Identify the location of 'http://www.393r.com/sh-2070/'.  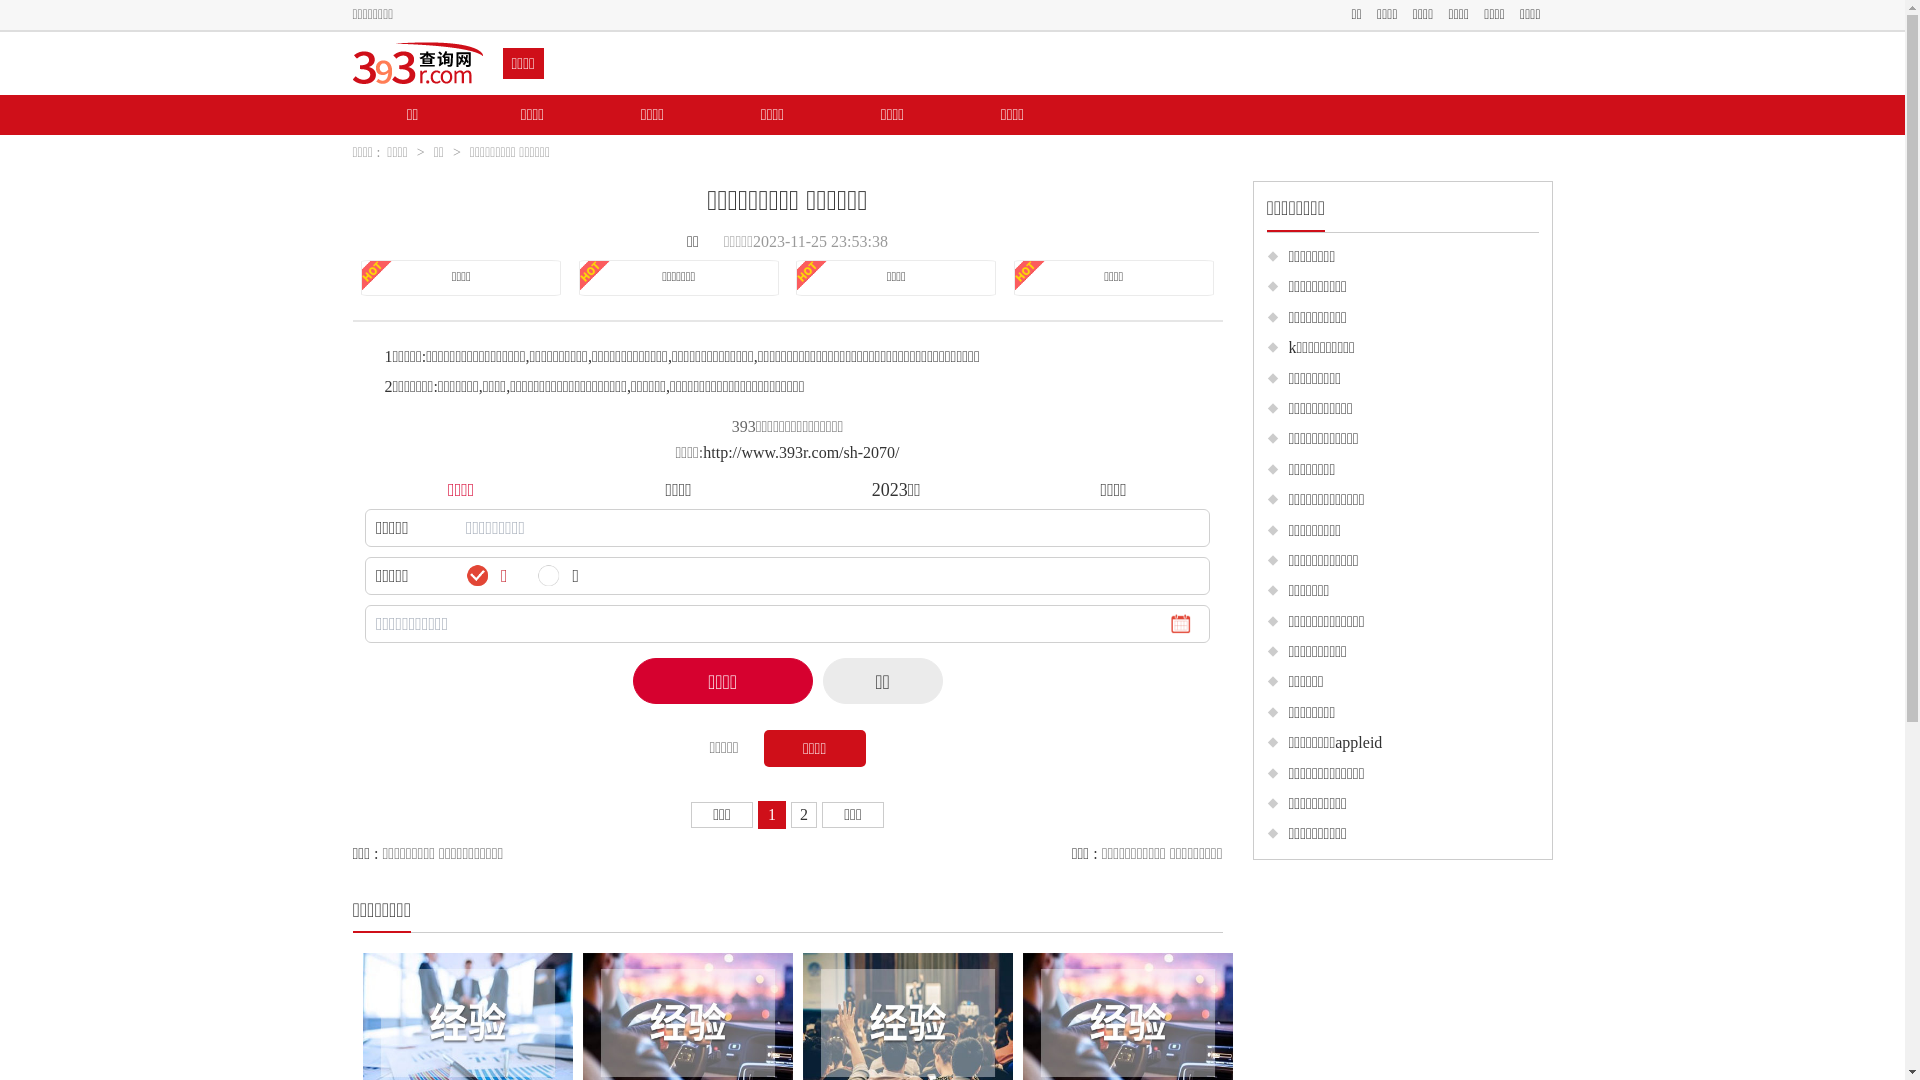
(801, 452).